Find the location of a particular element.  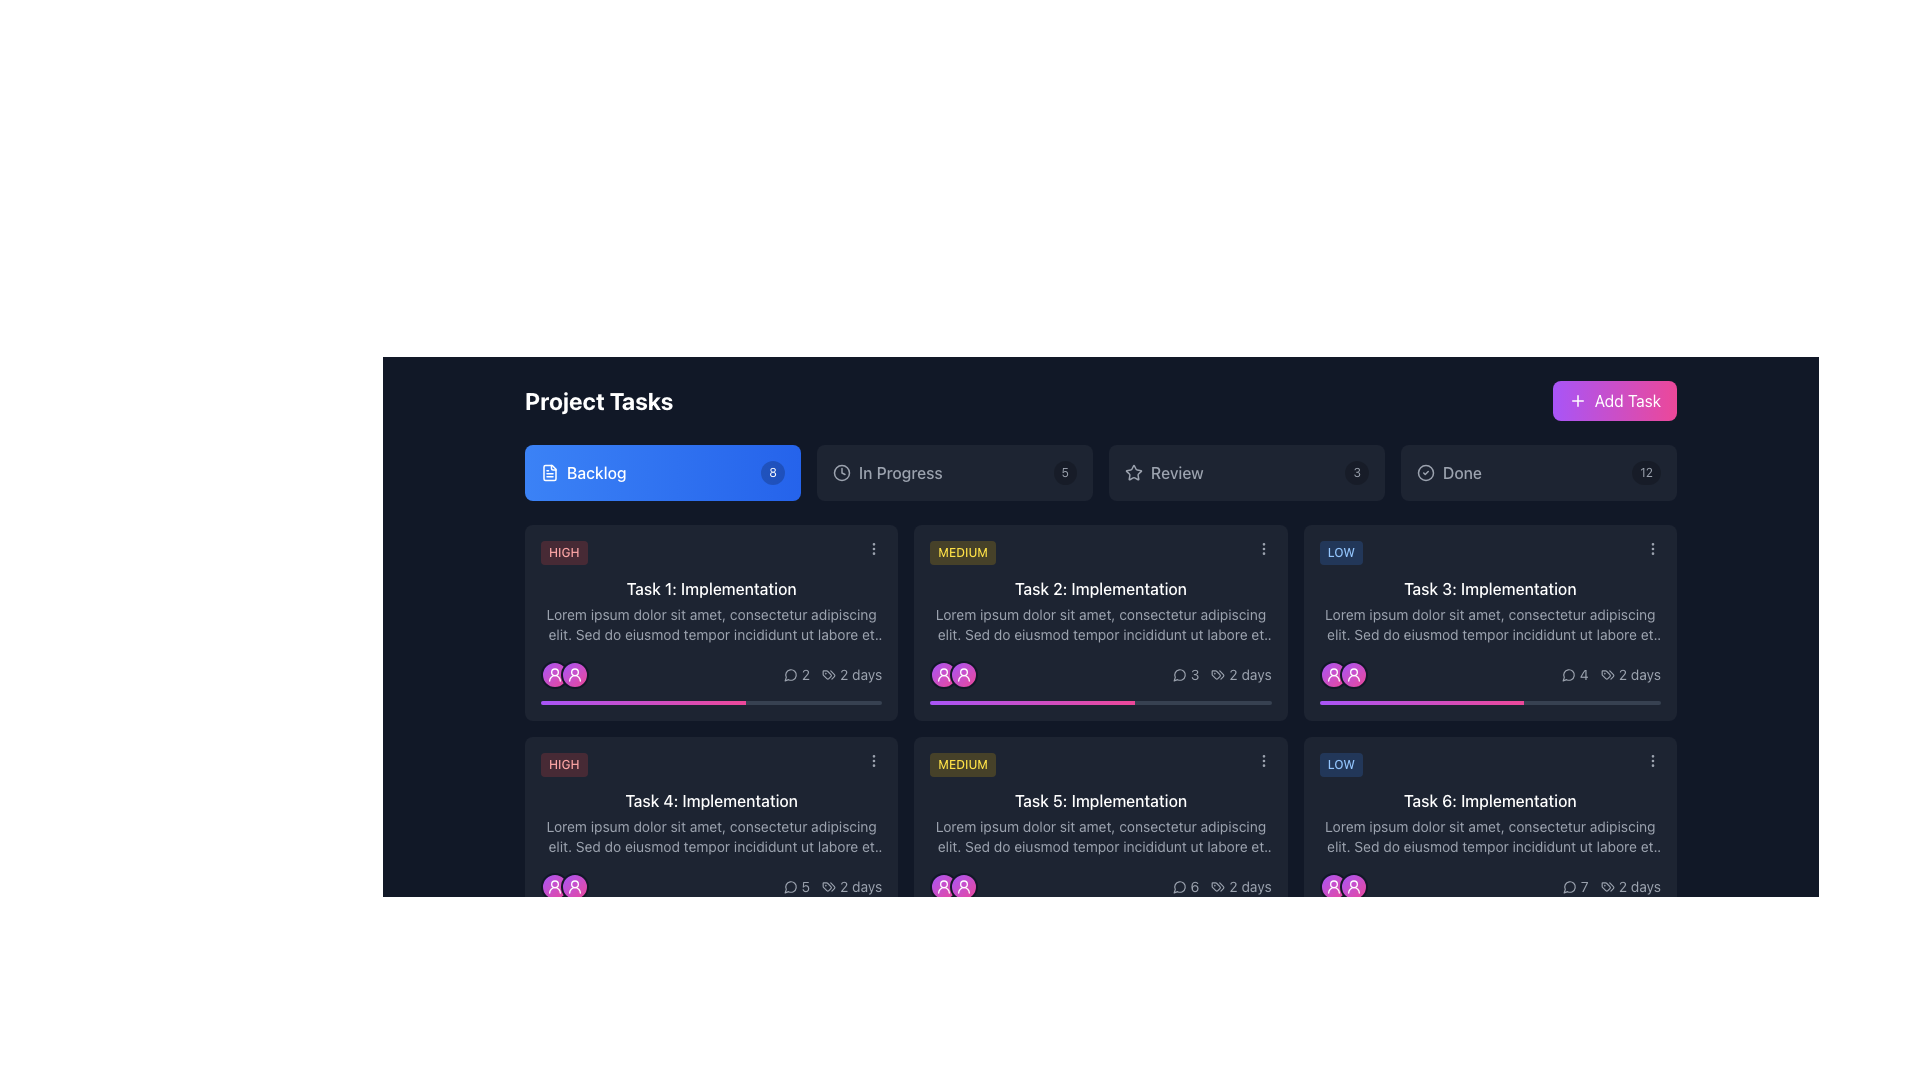

the Text label that indicates a time duration of '2 days' located in the bottom-right corner of the 'Task 4: Implementation' box in the task grid is located at coordinates (852, 886).